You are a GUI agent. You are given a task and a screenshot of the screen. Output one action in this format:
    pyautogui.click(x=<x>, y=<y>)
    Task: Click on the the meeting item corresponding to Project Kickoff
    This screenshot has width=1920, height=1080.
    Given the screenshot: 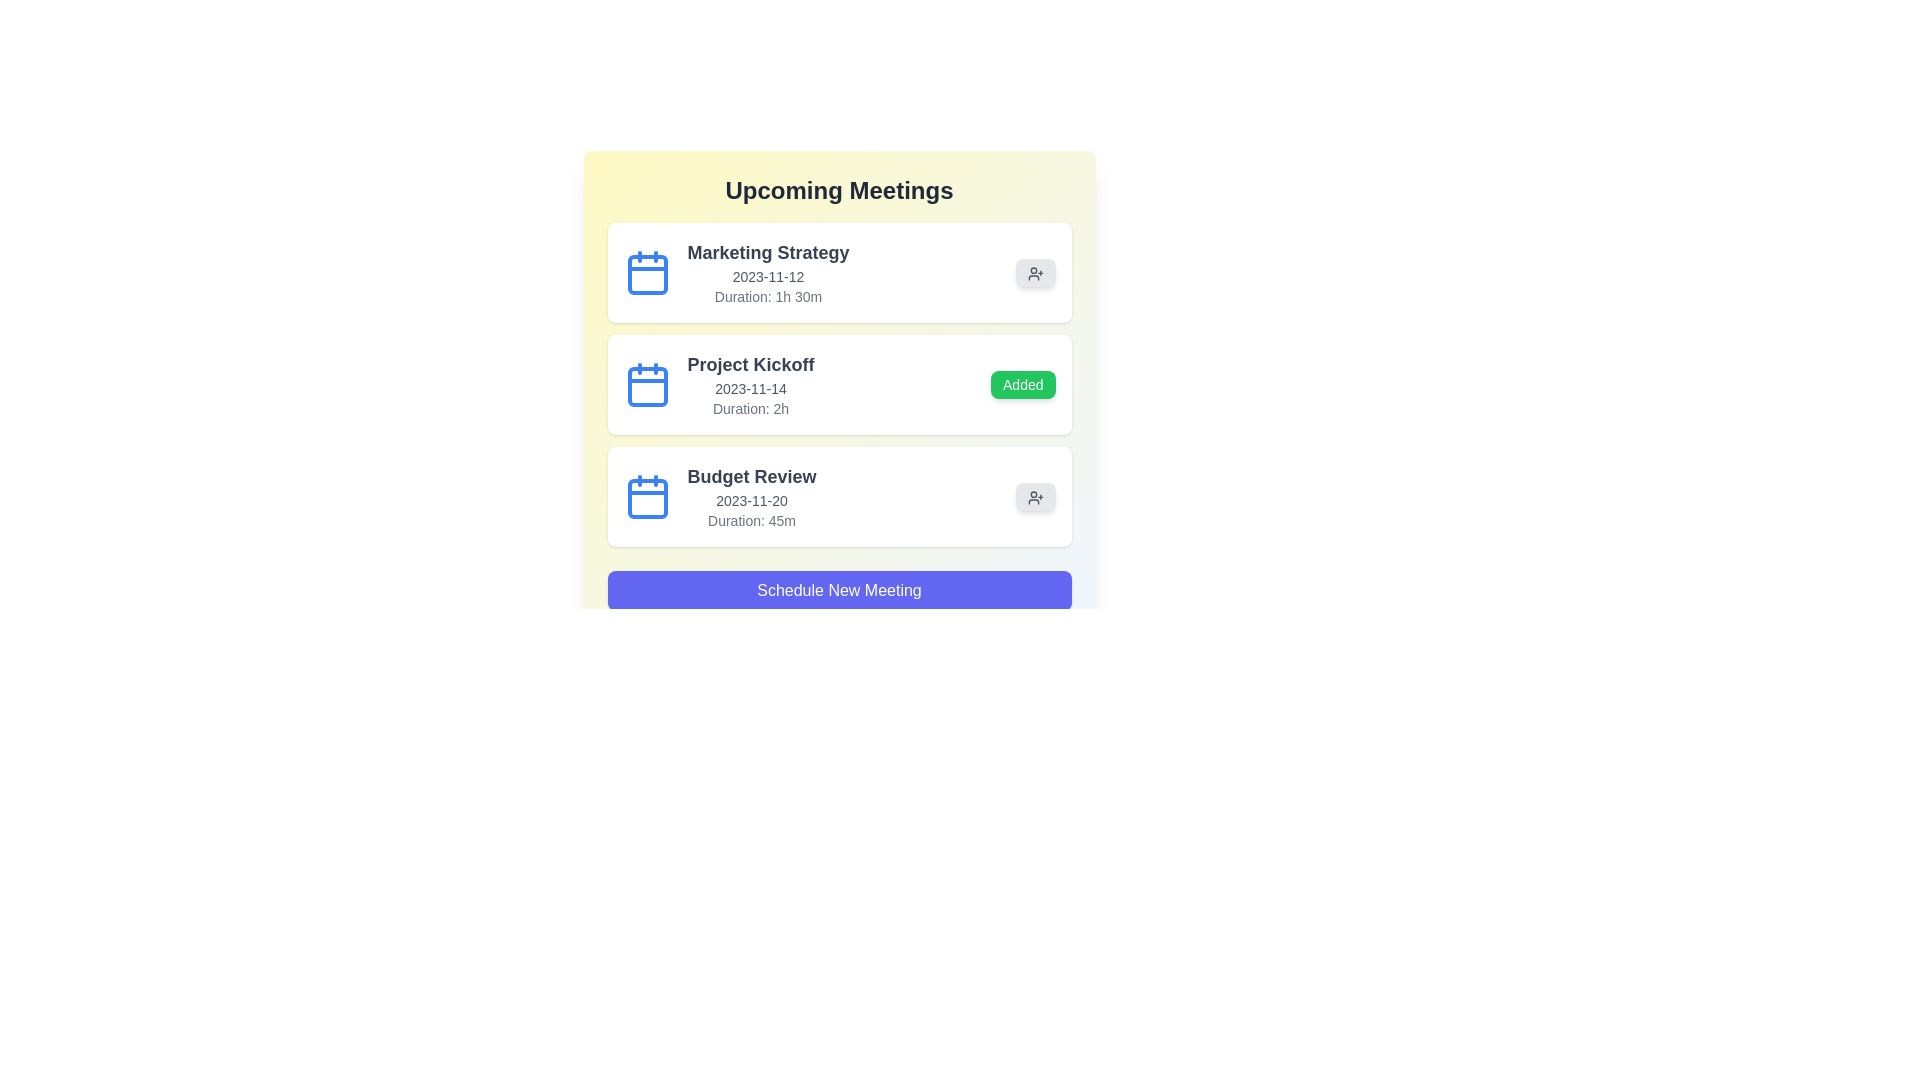 What is the action you would take?
    pyautogui.click(x=839, y=385)
    